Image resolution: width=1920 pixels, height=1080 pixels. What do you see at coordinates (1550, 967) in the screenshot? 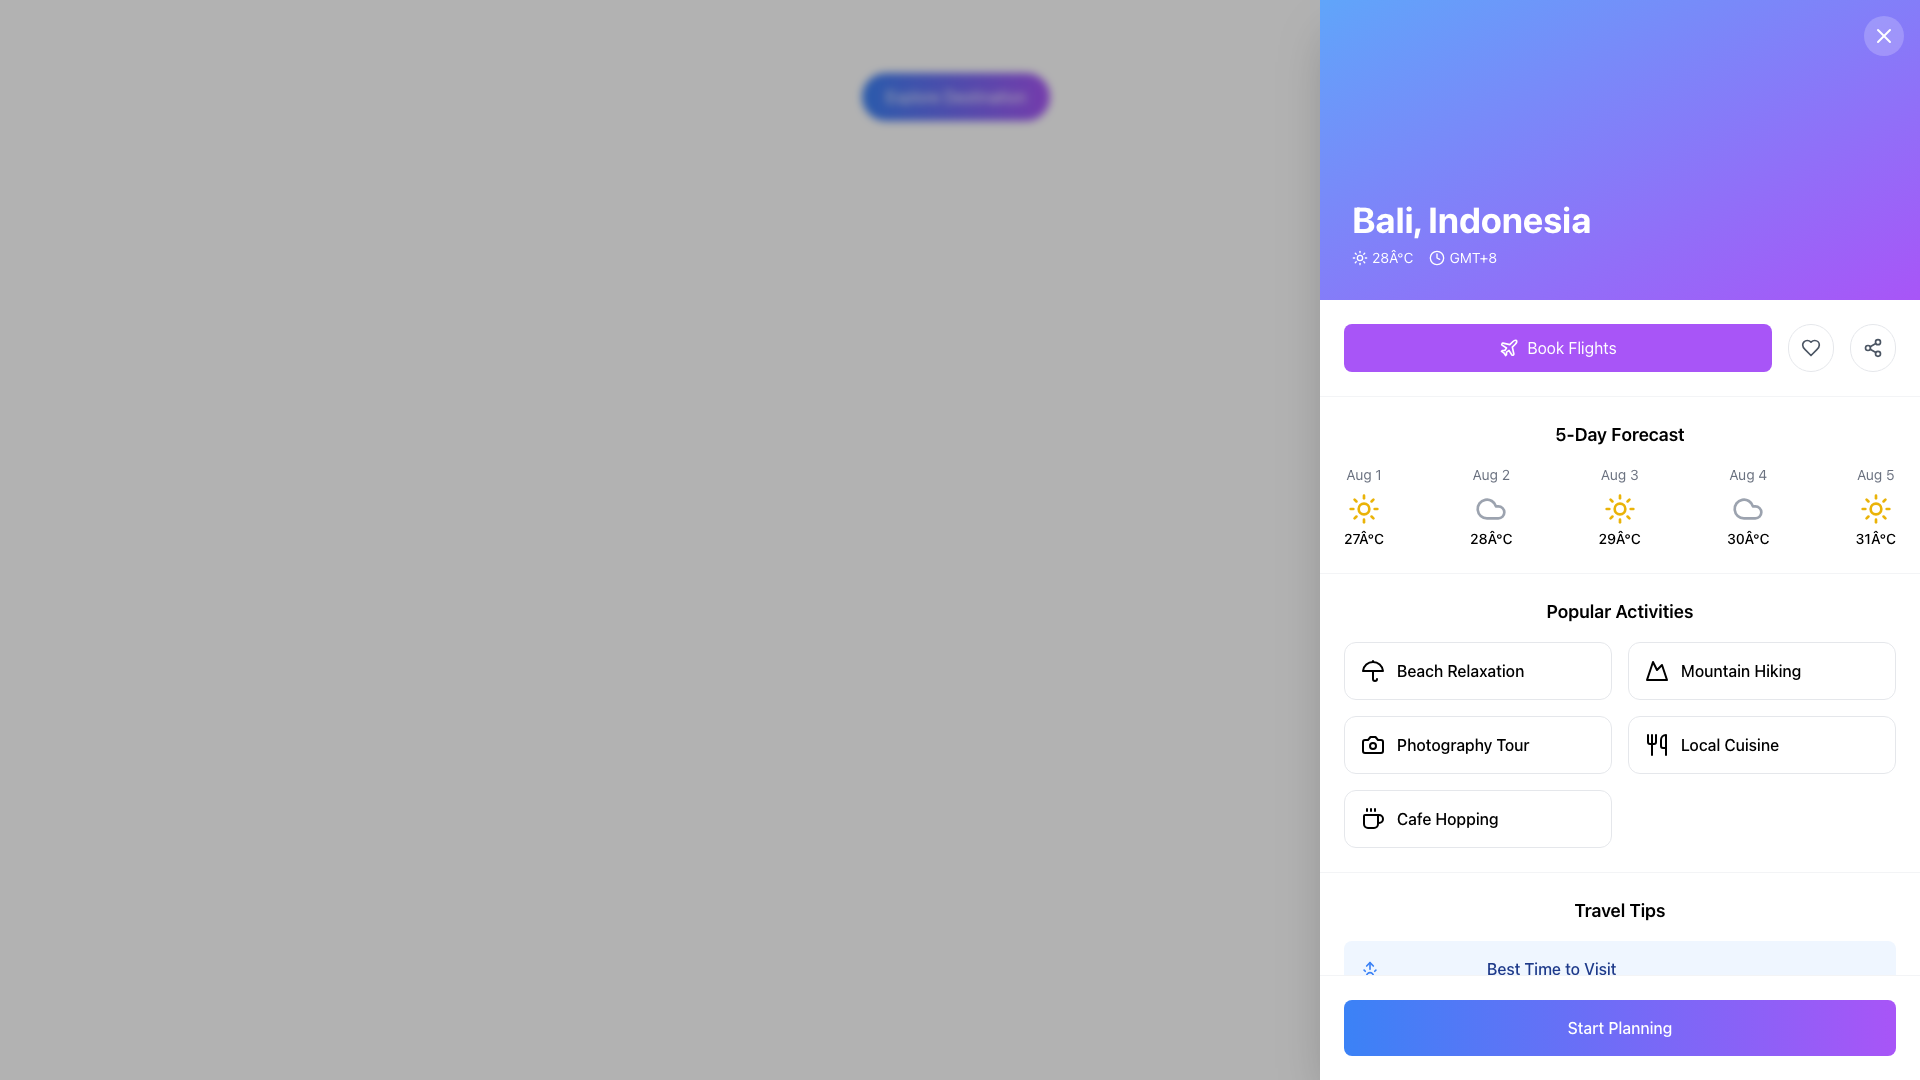
I see `the static text heading that introduces the section about the best times to visit a specific location, labeled 'Best Time to Visit', located near the bottom of the travel information page` at bounding box center [1550, 967].